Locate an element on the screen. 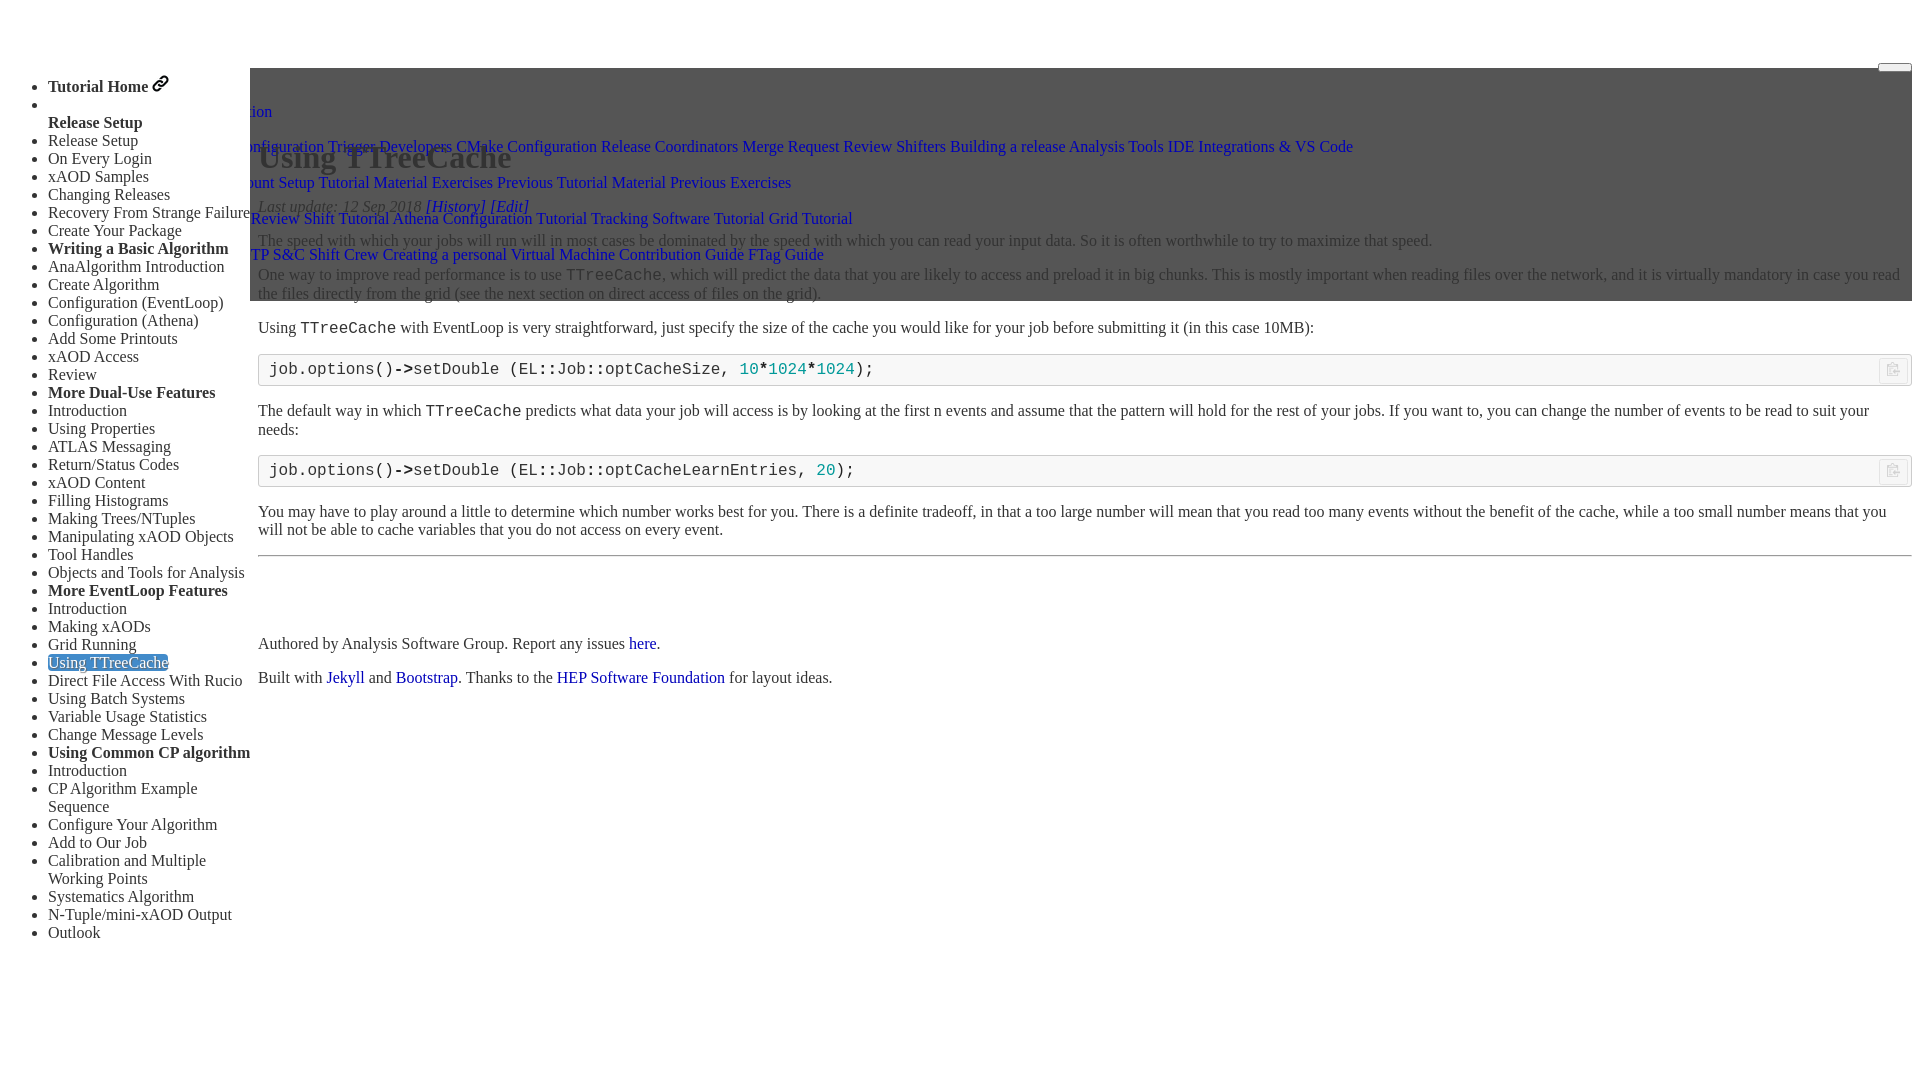 The height and width of the screenshot is (1080, 1920). 'Athena Configuration' is located at coordinates (253, 145).